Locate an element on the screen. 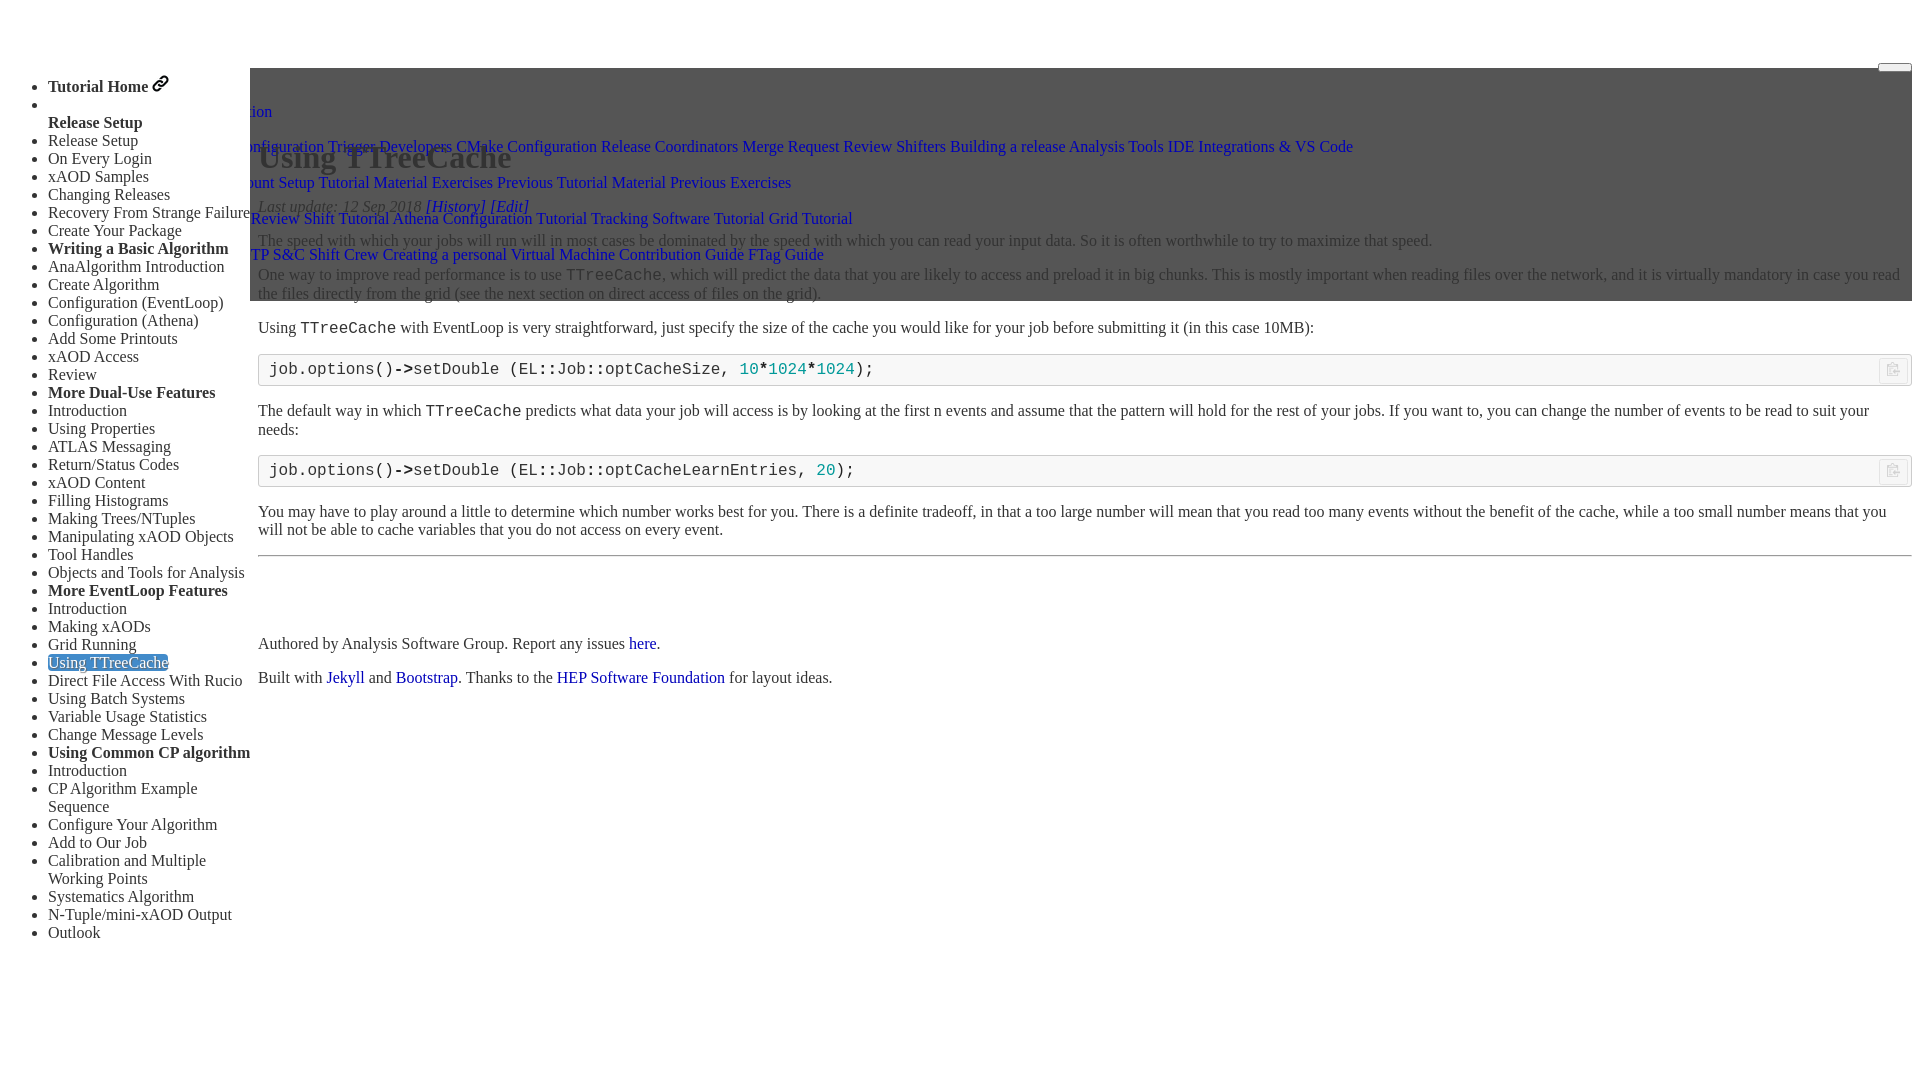 The height and width of the screenshot is (1080, 1920). 'Athena Configuration' is located at coordinates (253, 145).